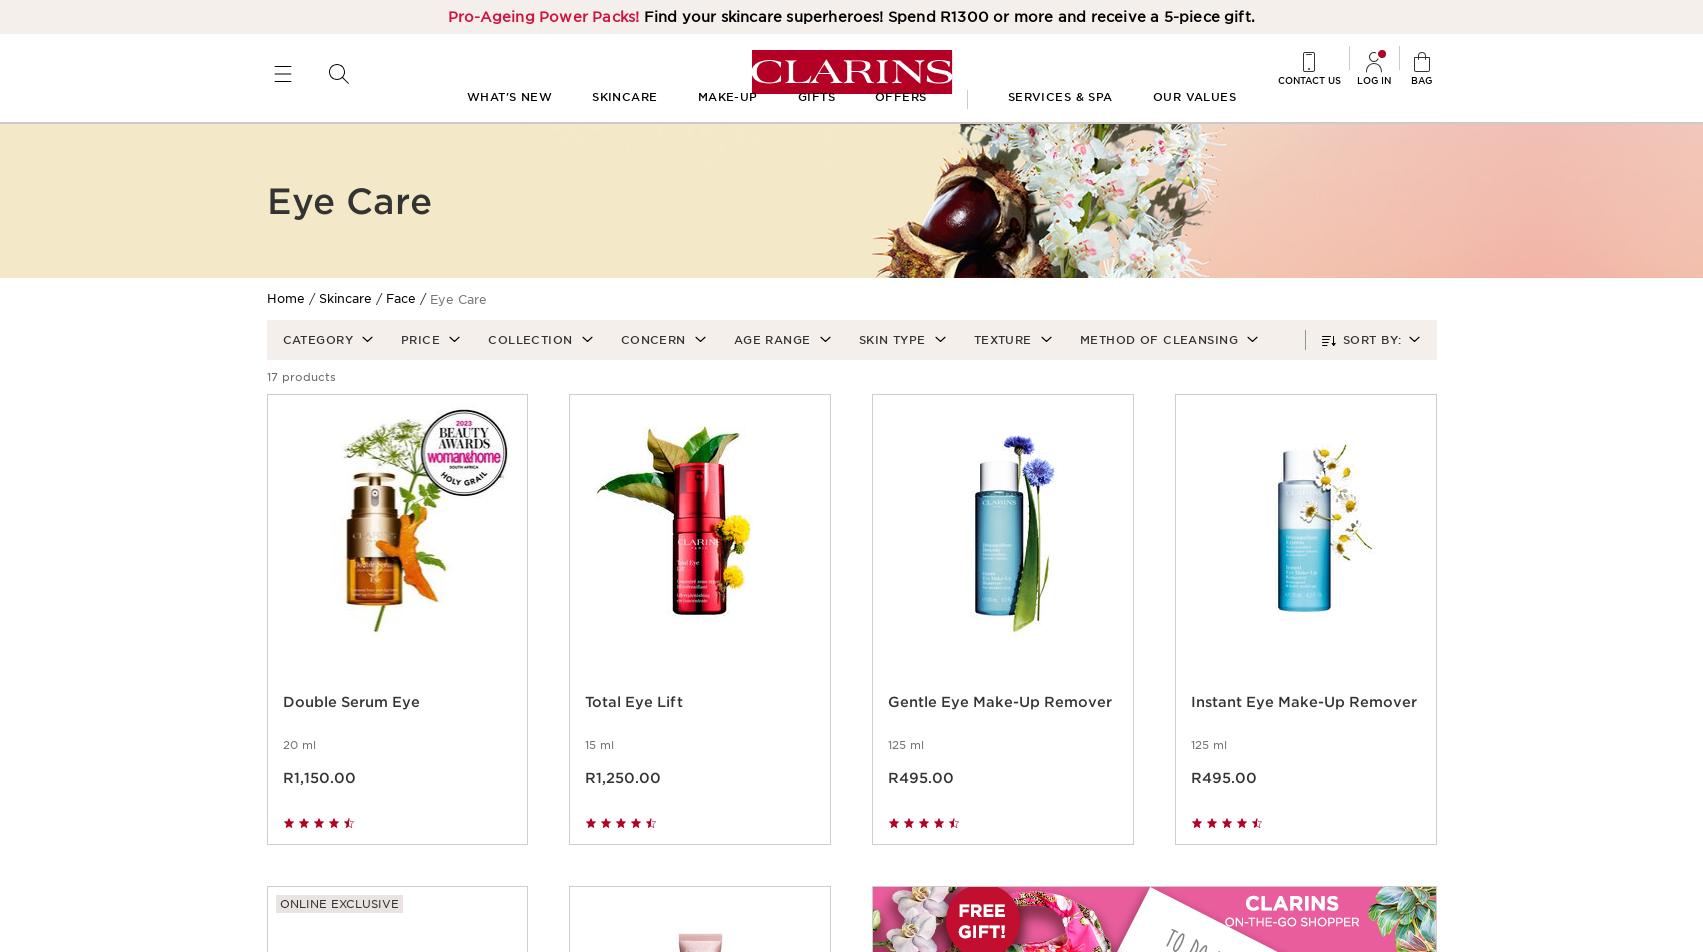  What do you see at coordinates (632, 725) in the screenshot?
I see `'Total Eye Lift'` at bounding box center [632, 725].